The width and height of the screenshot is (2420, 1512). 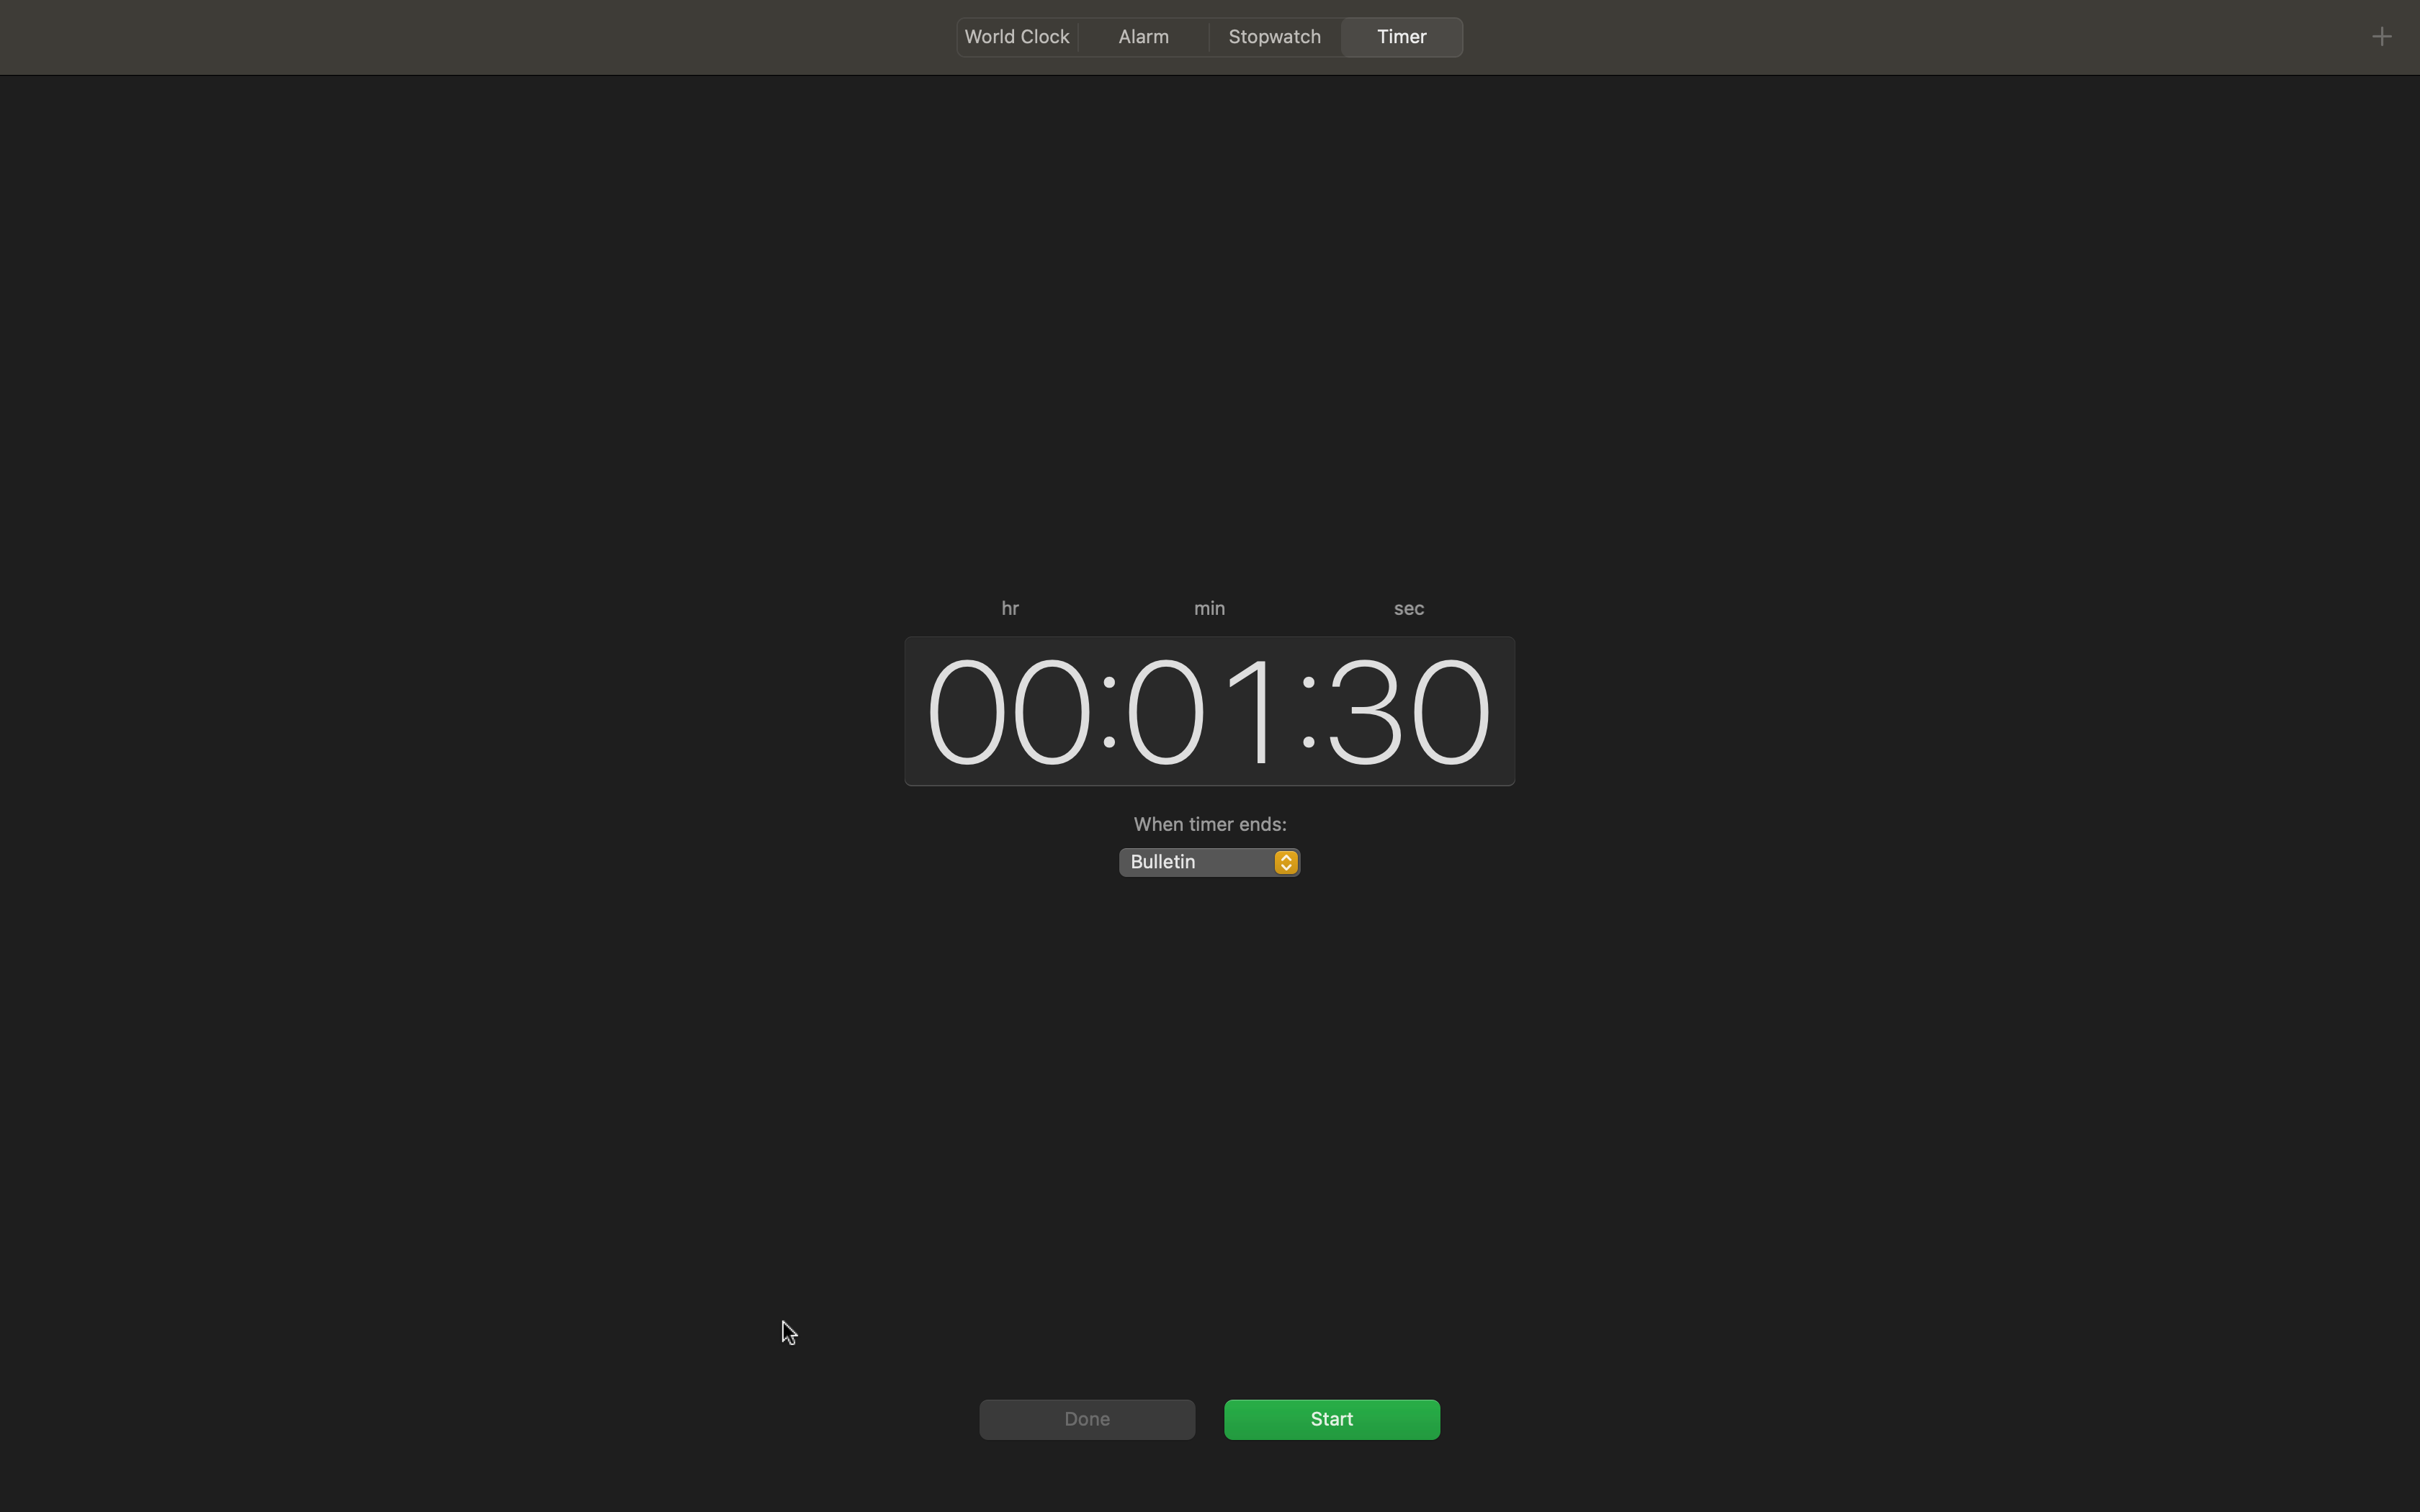 I want to click on seconds as 0, so click(x=1411, y=705).